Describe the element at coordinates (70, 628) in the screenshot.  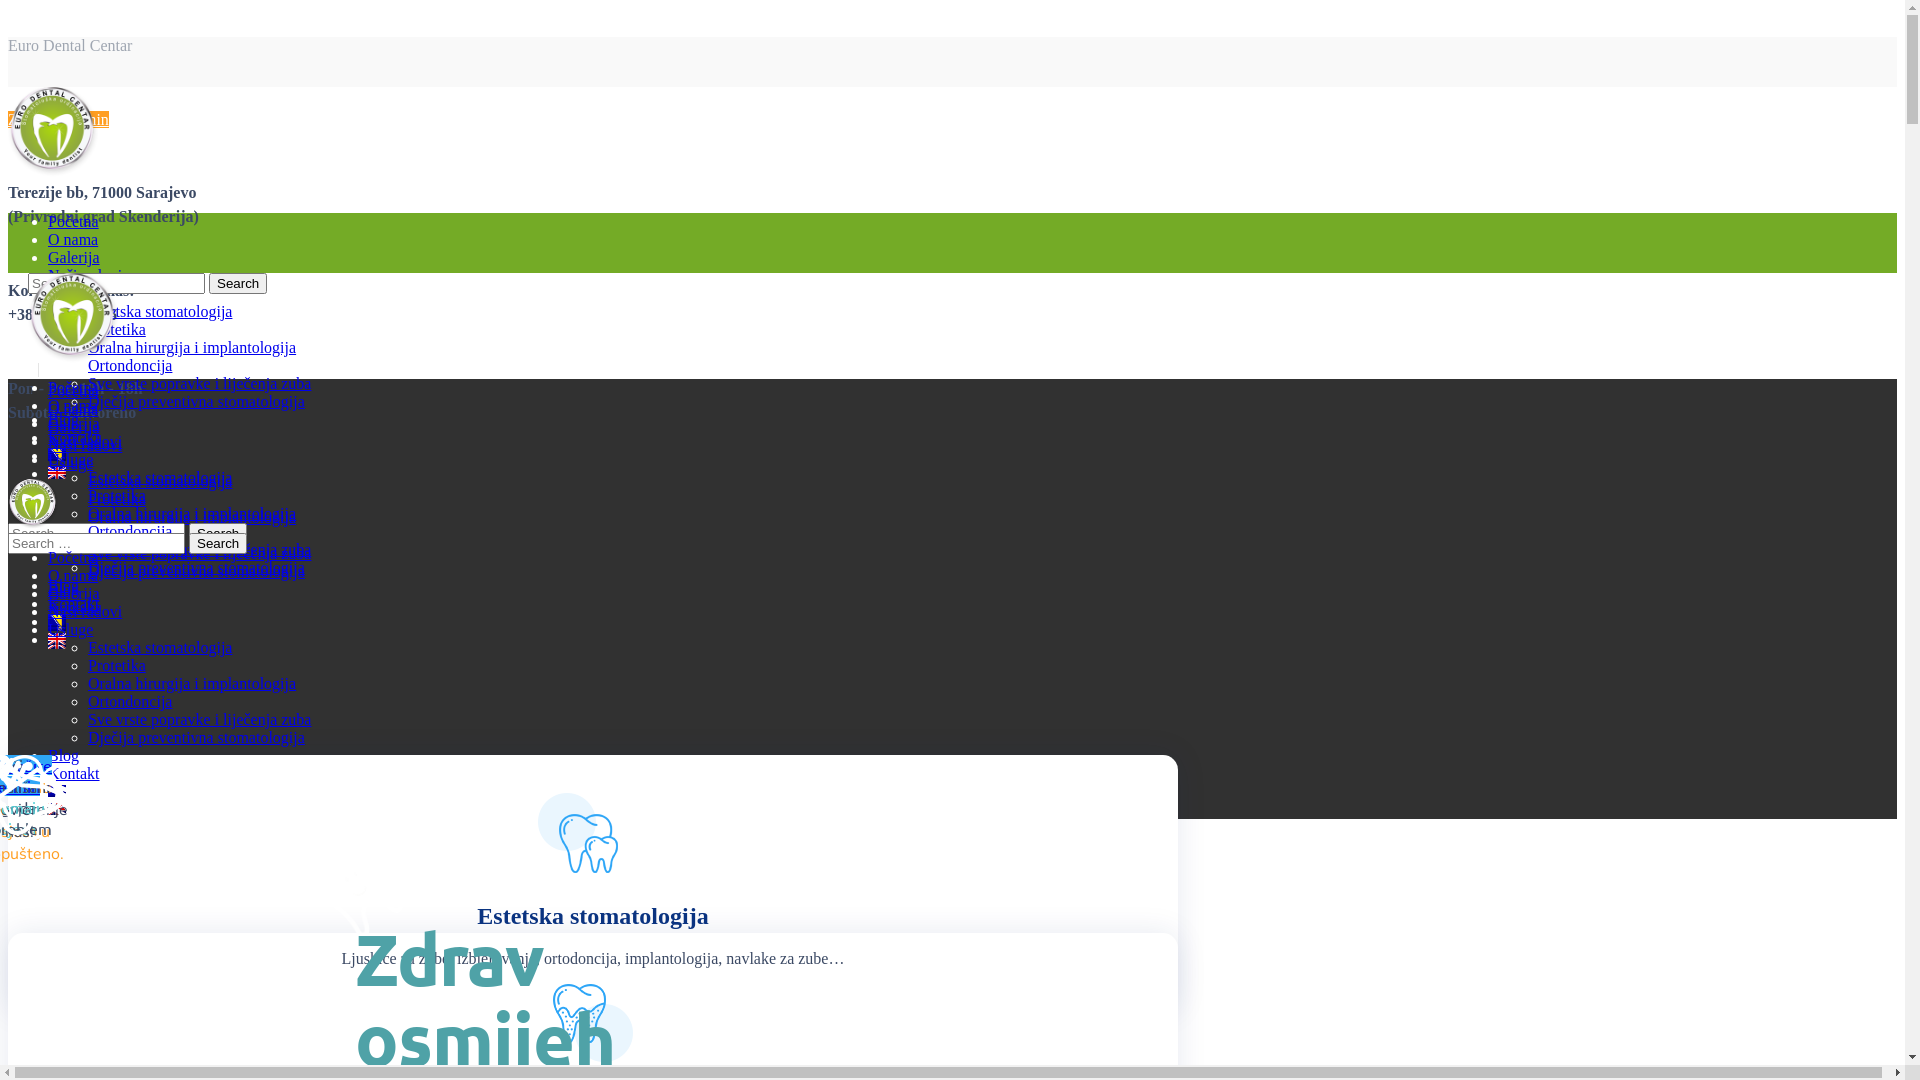
I see `'Usluge'` at that location.